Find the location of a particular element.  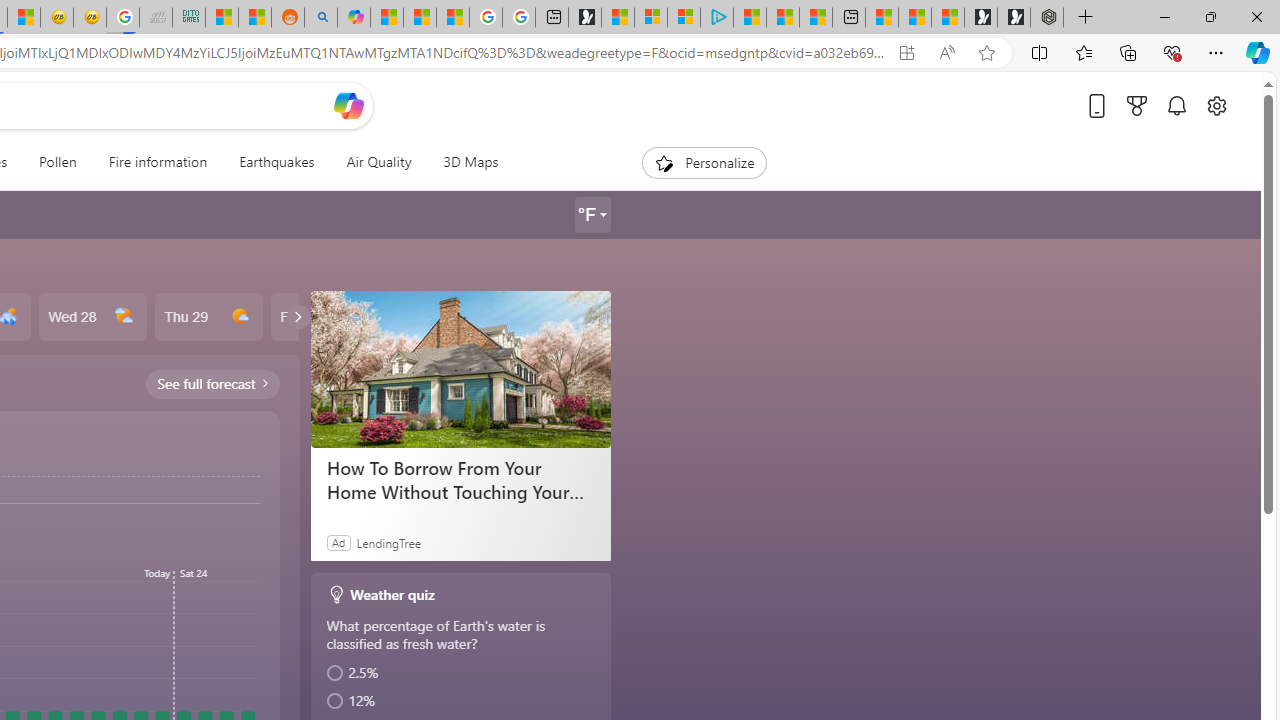

'3D Maps' is located at coordinates (462, 162).